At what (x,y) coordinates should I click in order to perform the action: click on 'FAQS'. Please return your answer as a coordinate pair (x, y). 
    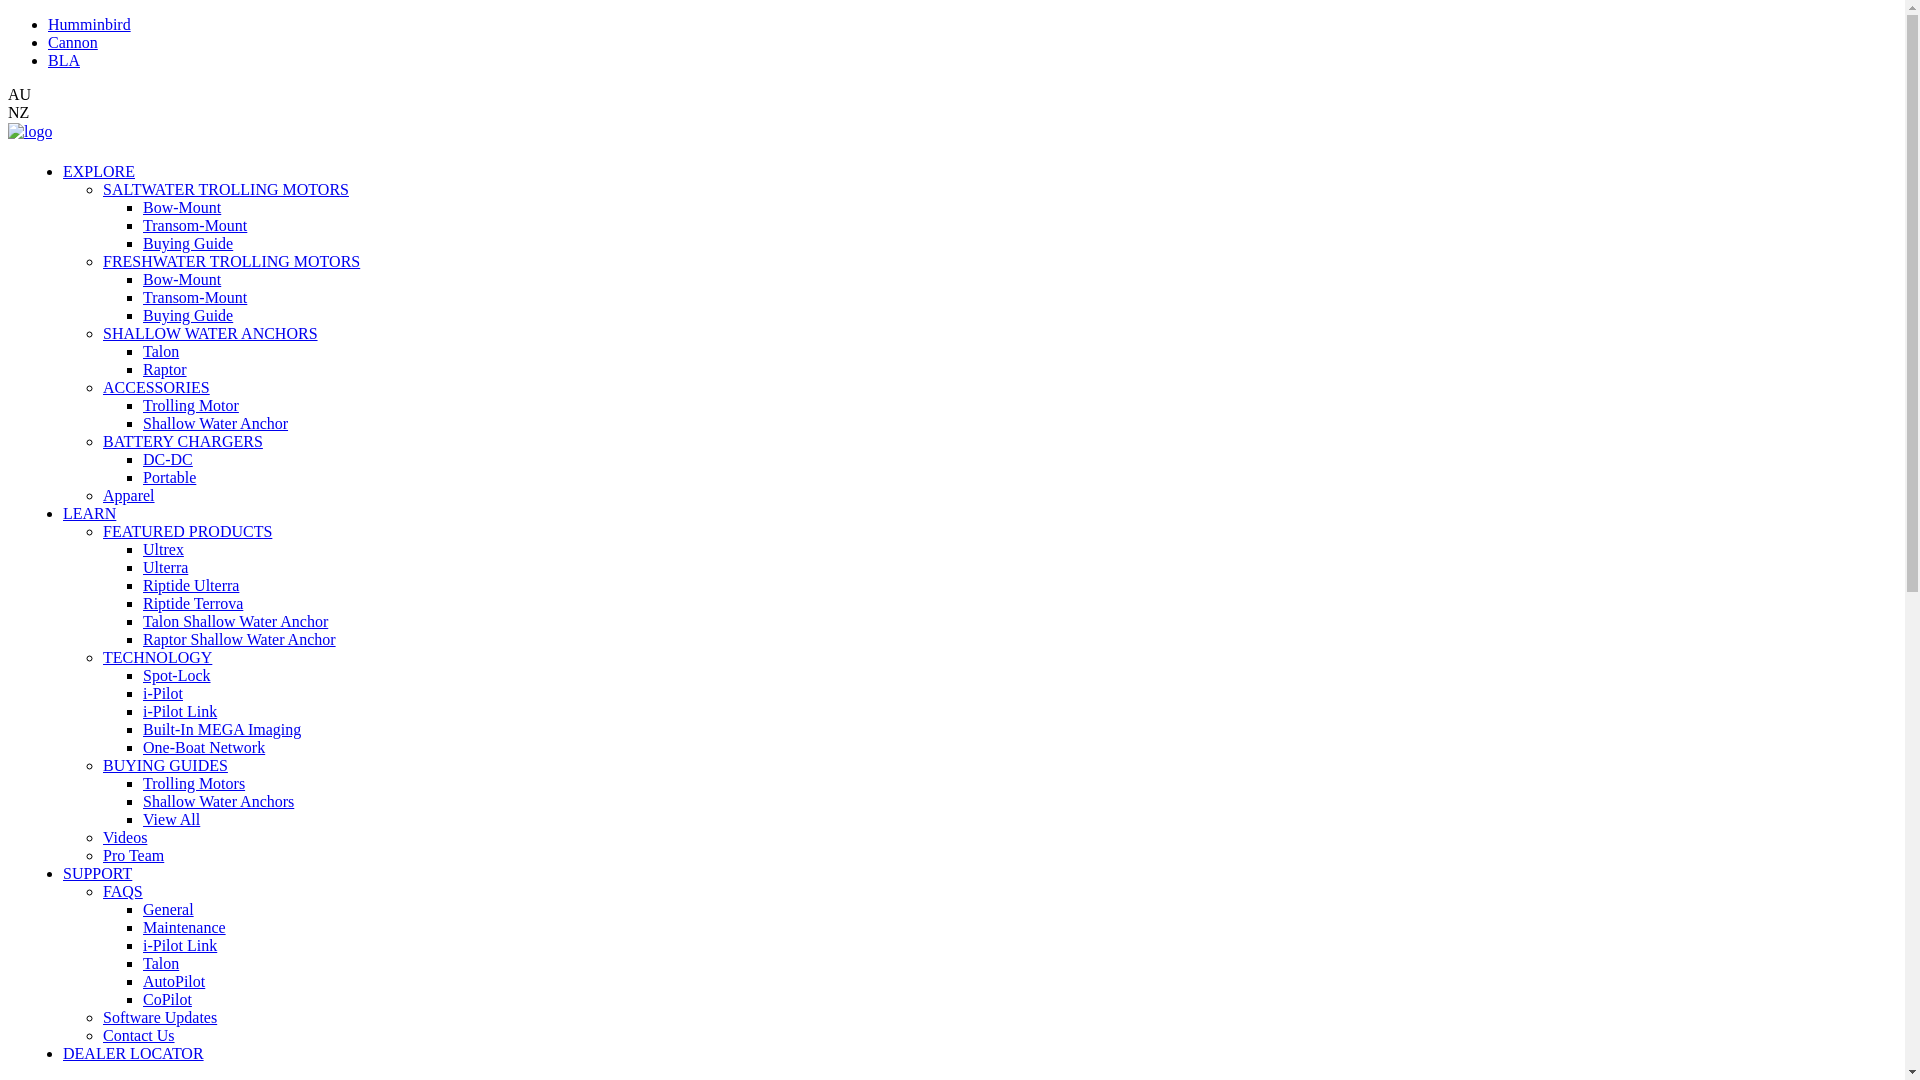
    Looking at the image, I should click on (122, 890).